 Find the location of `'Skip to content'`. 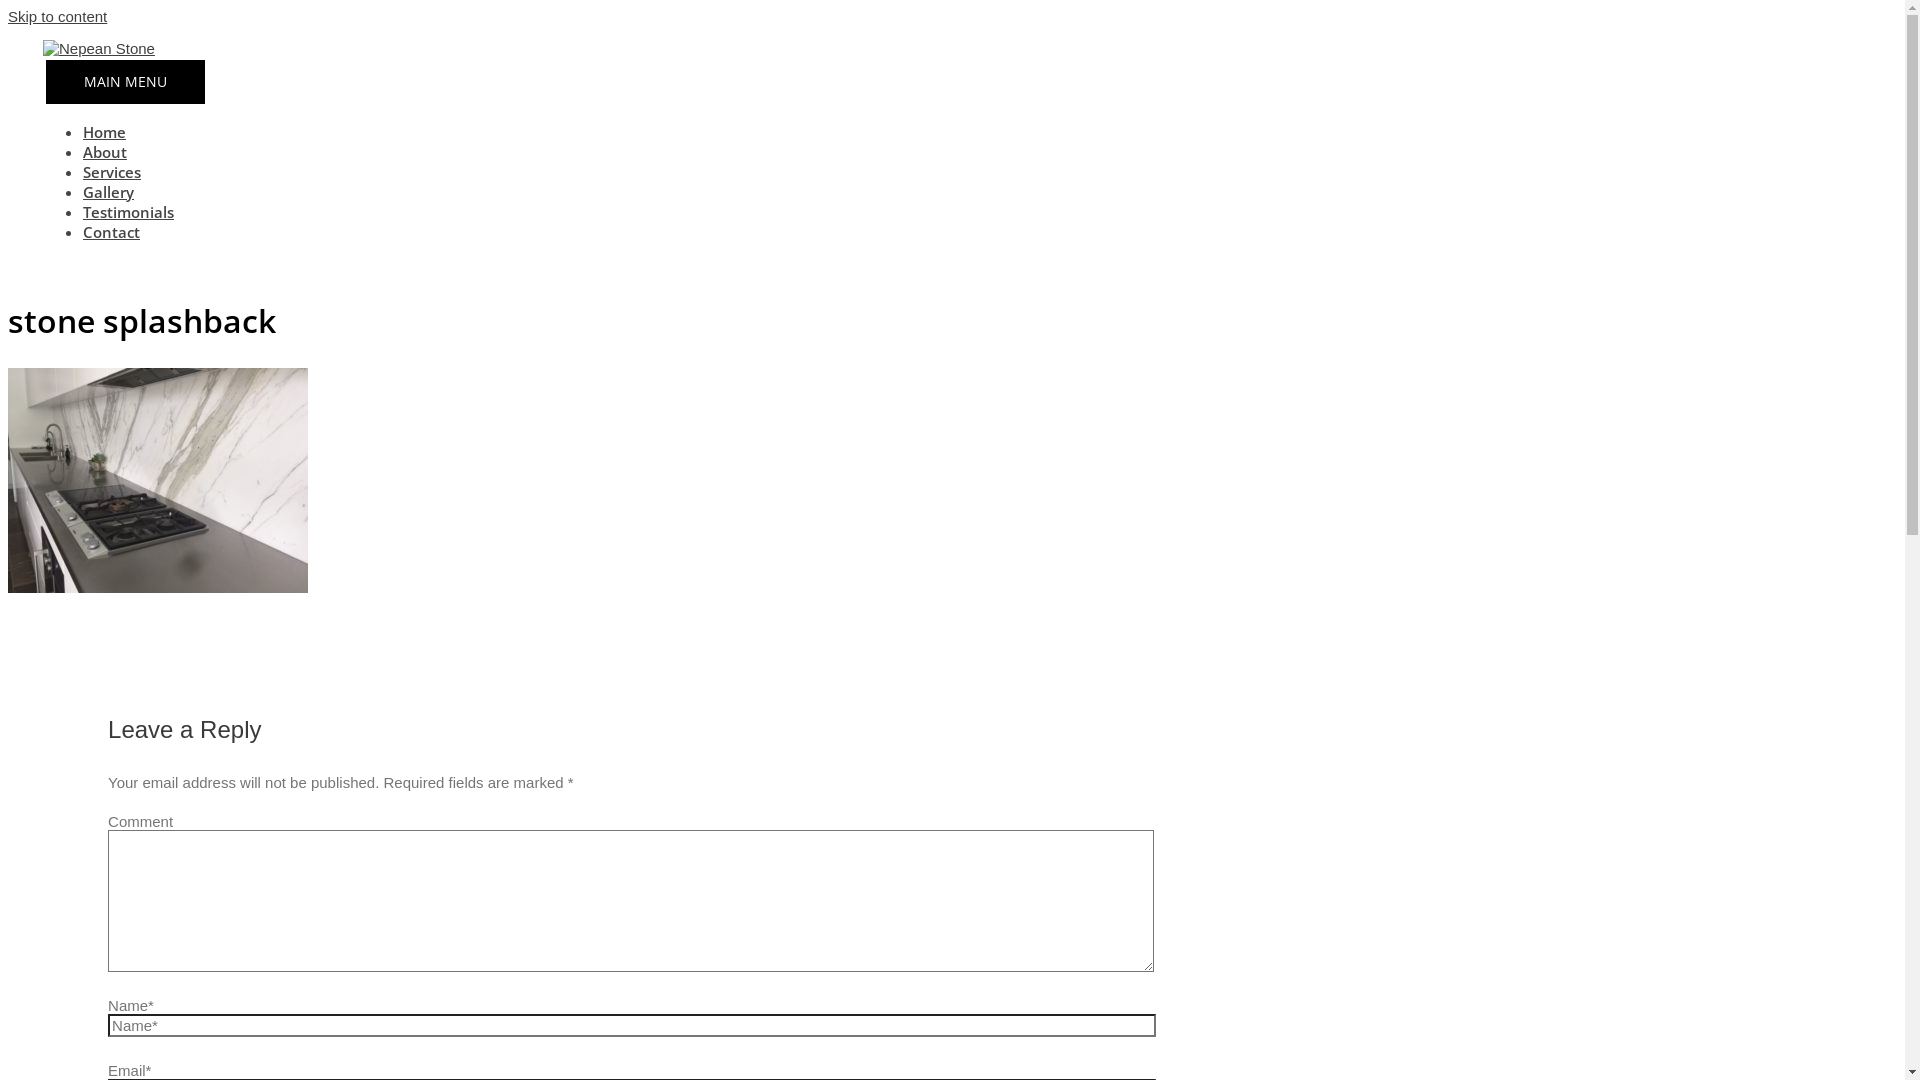

'Skip to content' is located at coordinates (57, 16).